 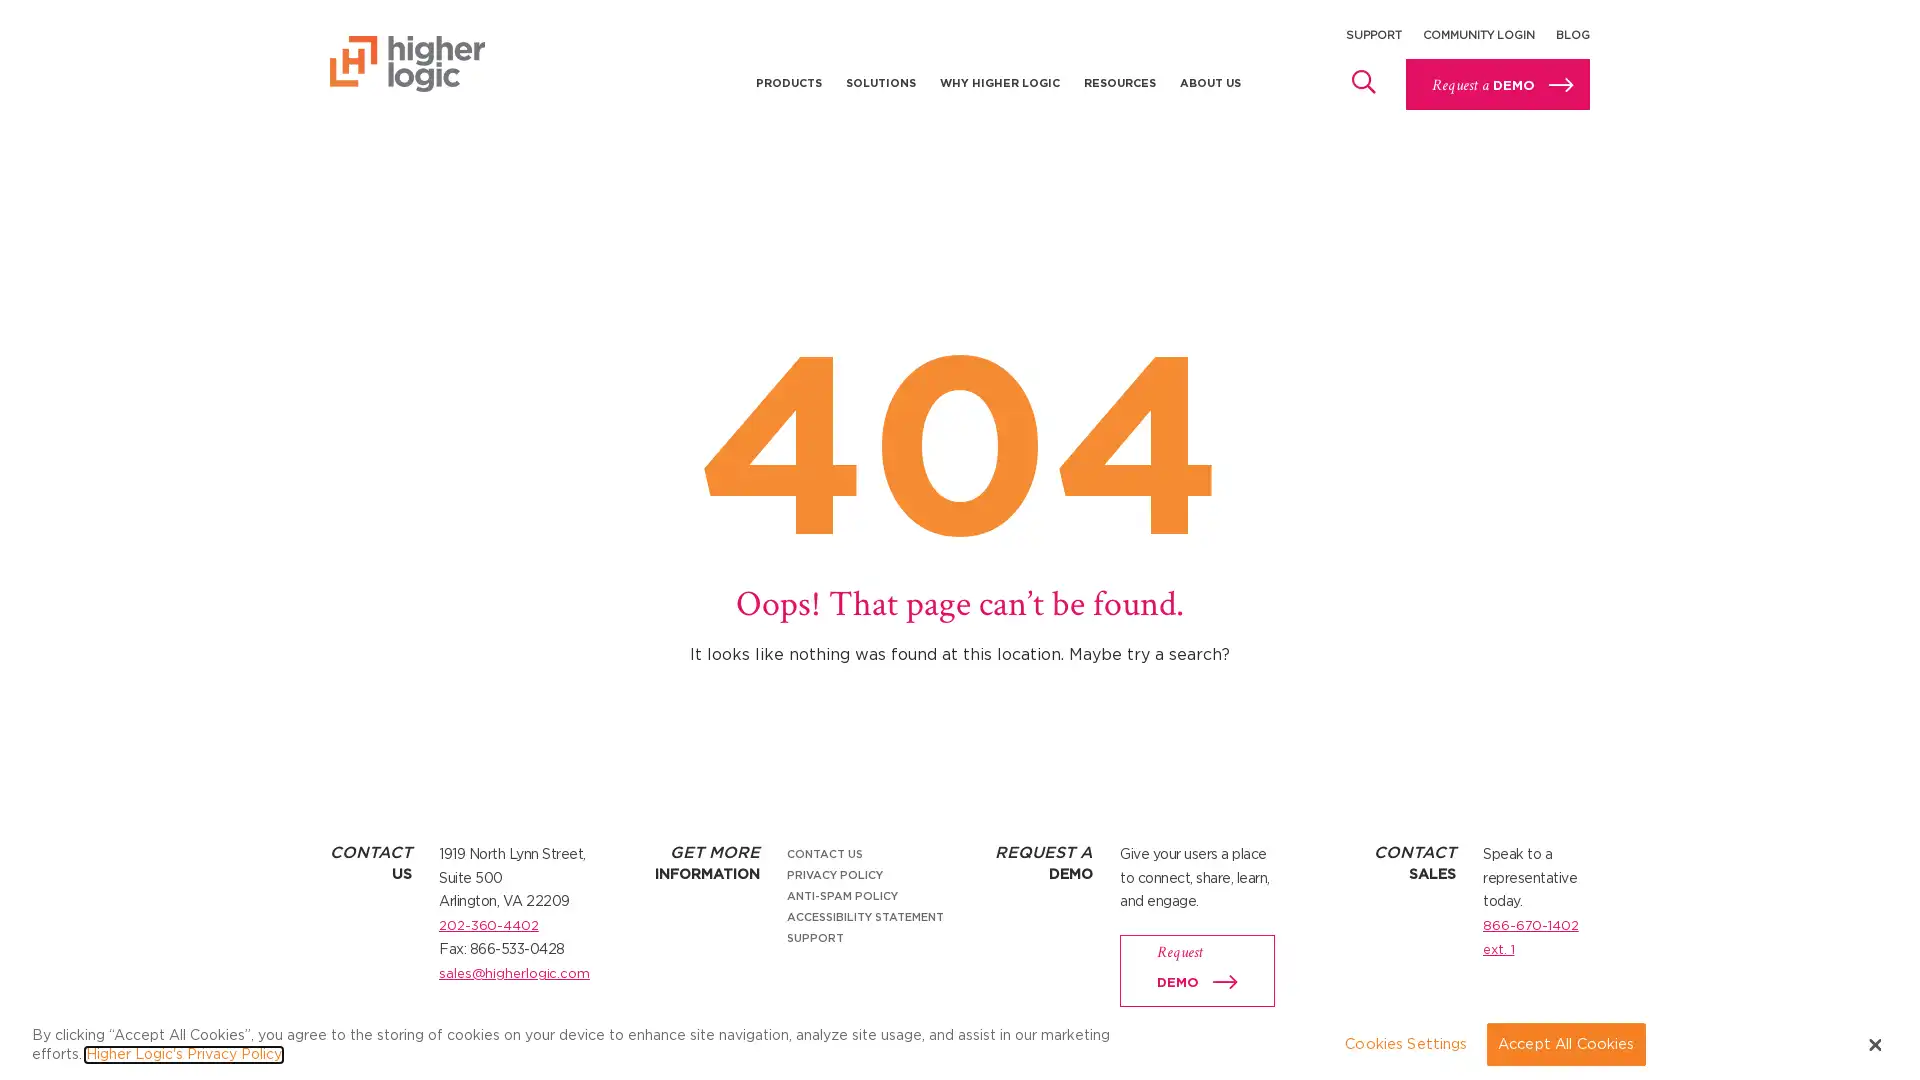 What do you see at coordinates (1873, 1044) in the screenshot?
I see `Close` at bounding box center [1873, 1044].